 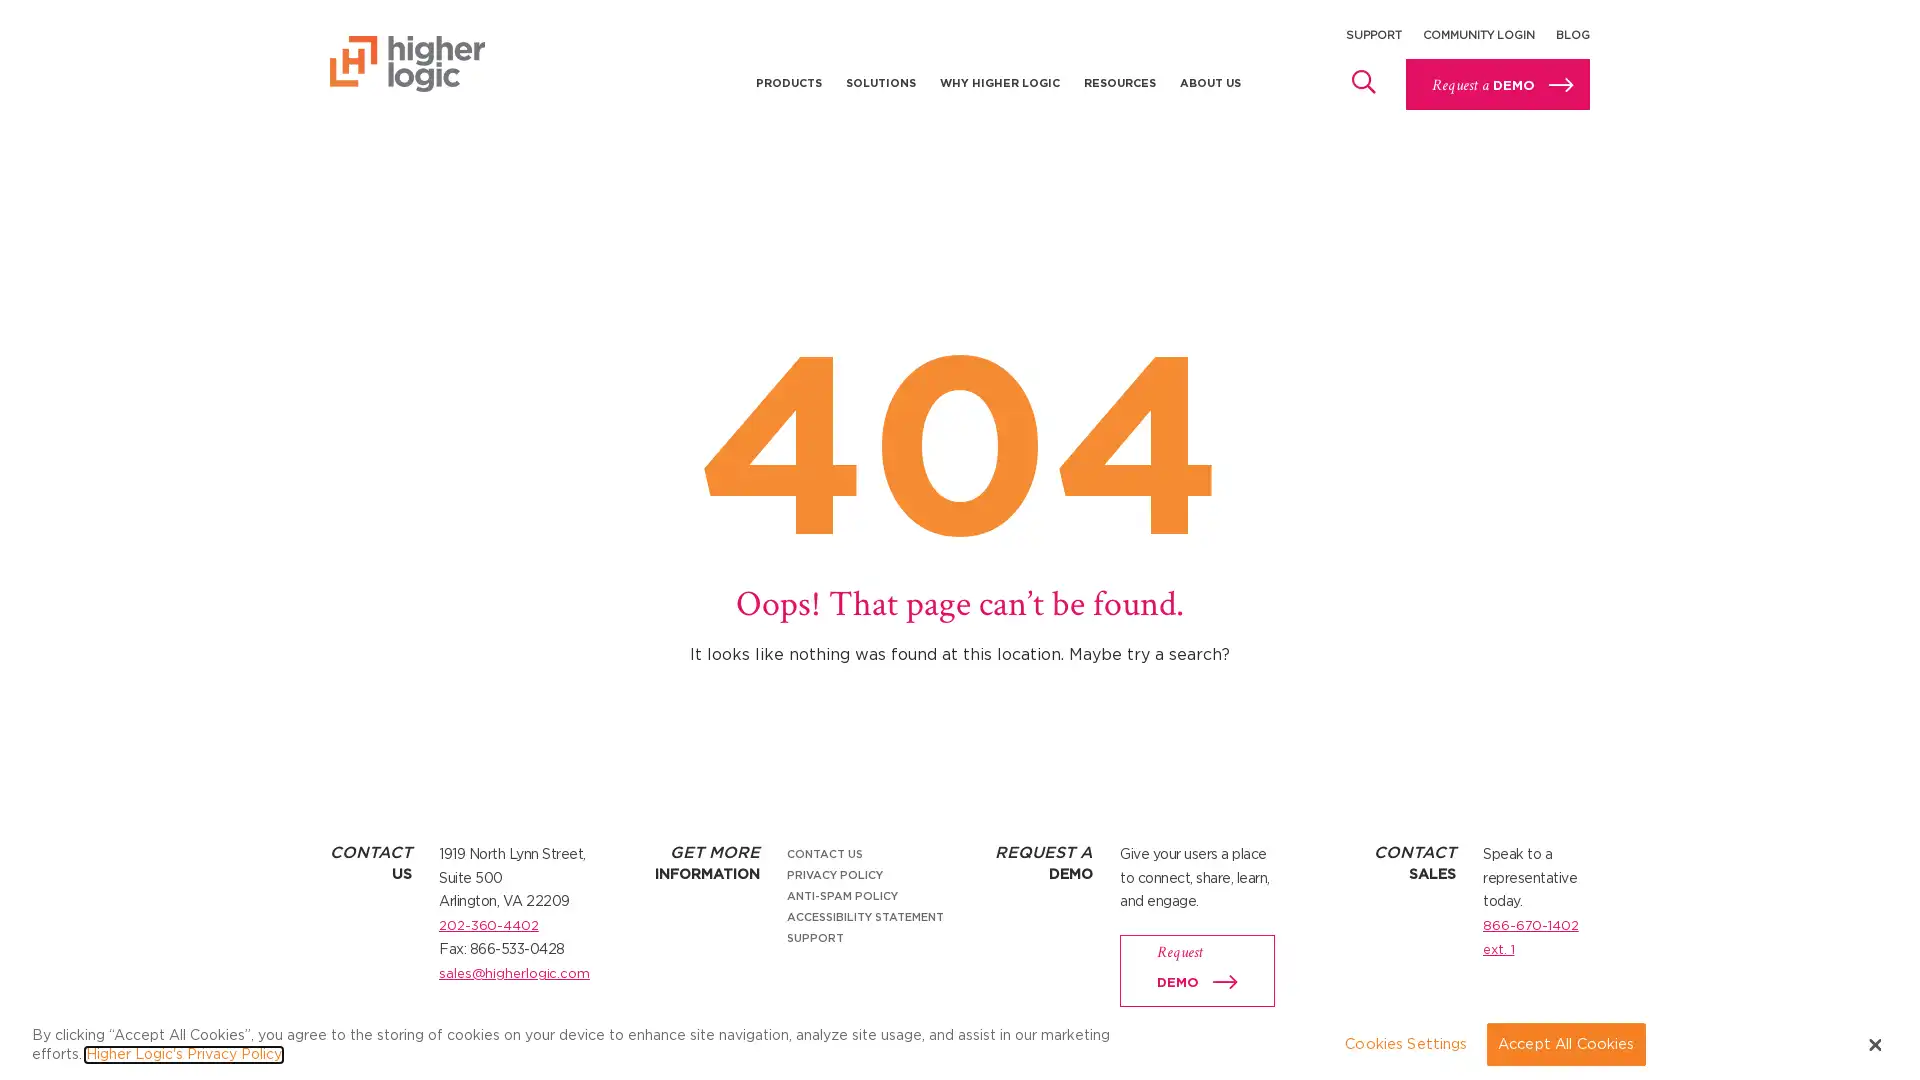 What do you see at coordinates (1873, 1044) in the screenshot?
I see `Close` at bounding box center [1873, 1044].